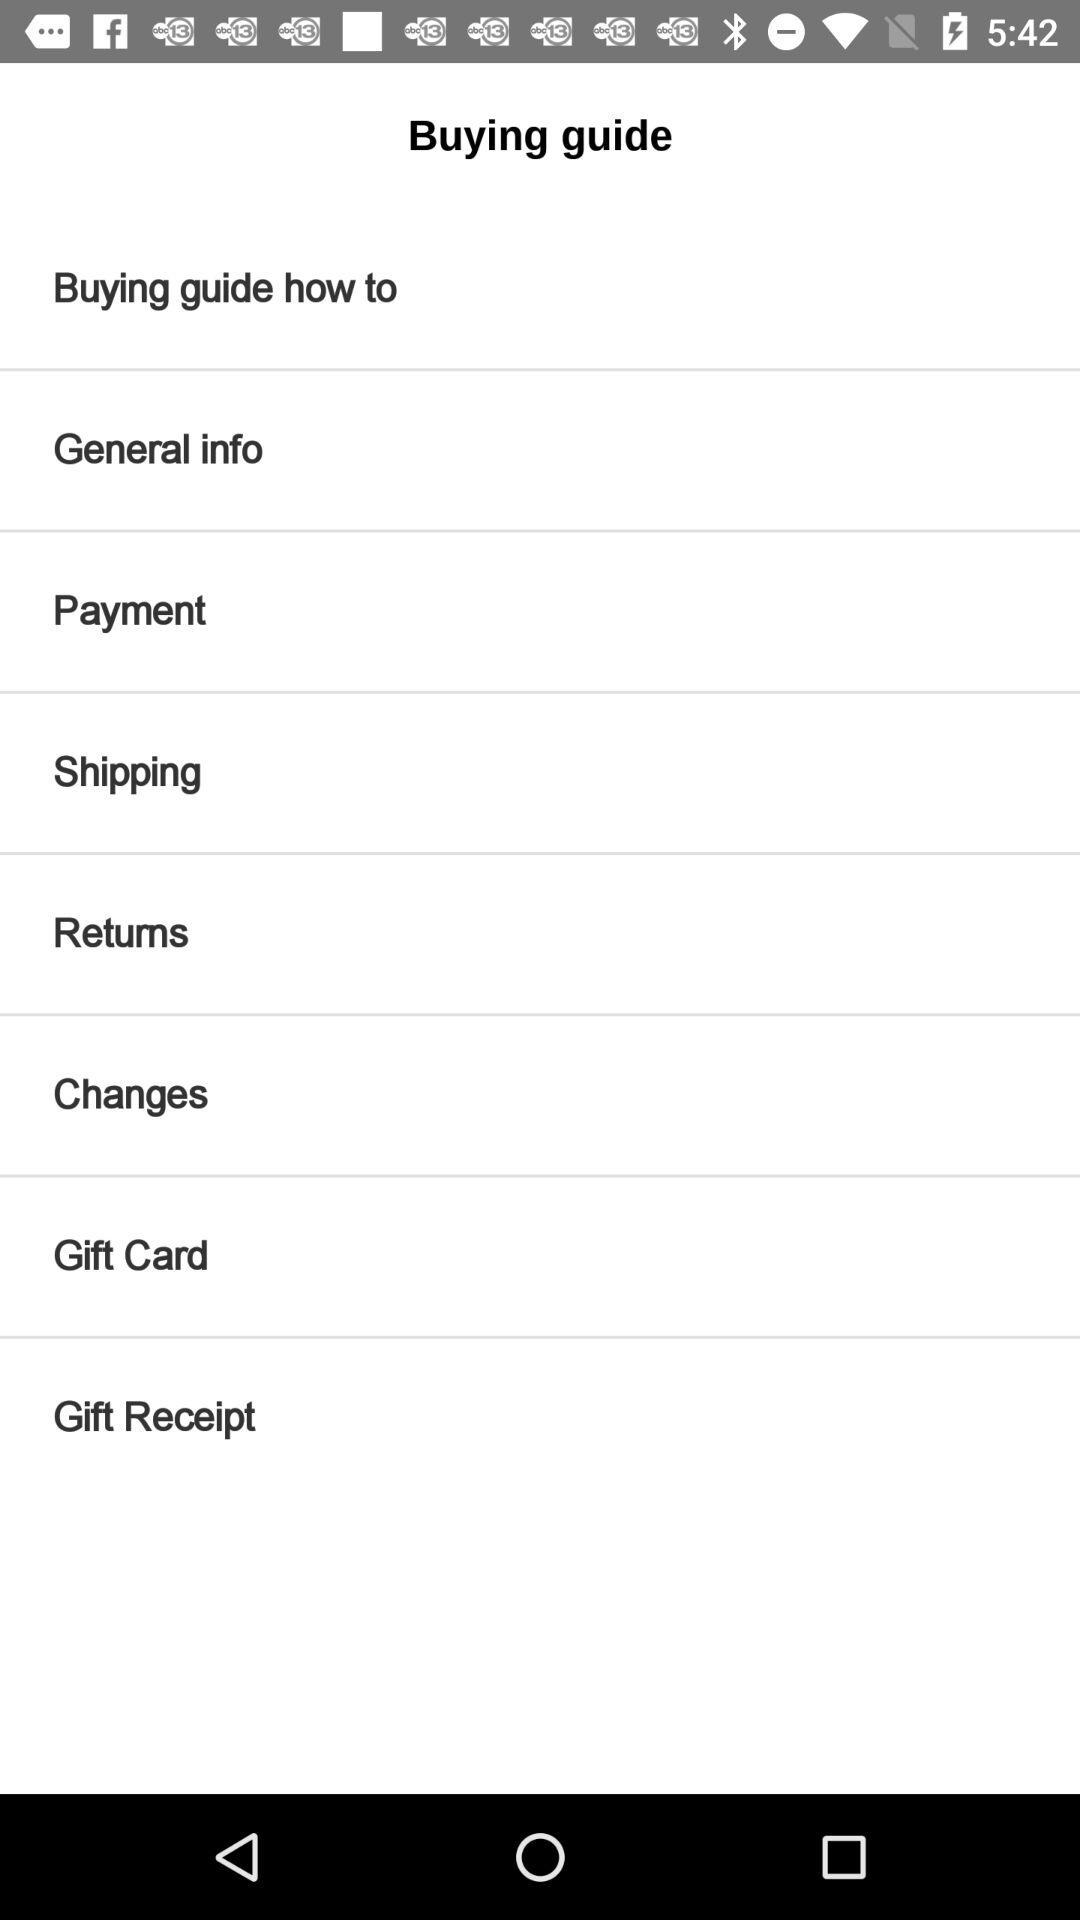 The width and height of the screenshot is (1080, 1920). I want to click on the item above returns item, so click(540, 771).